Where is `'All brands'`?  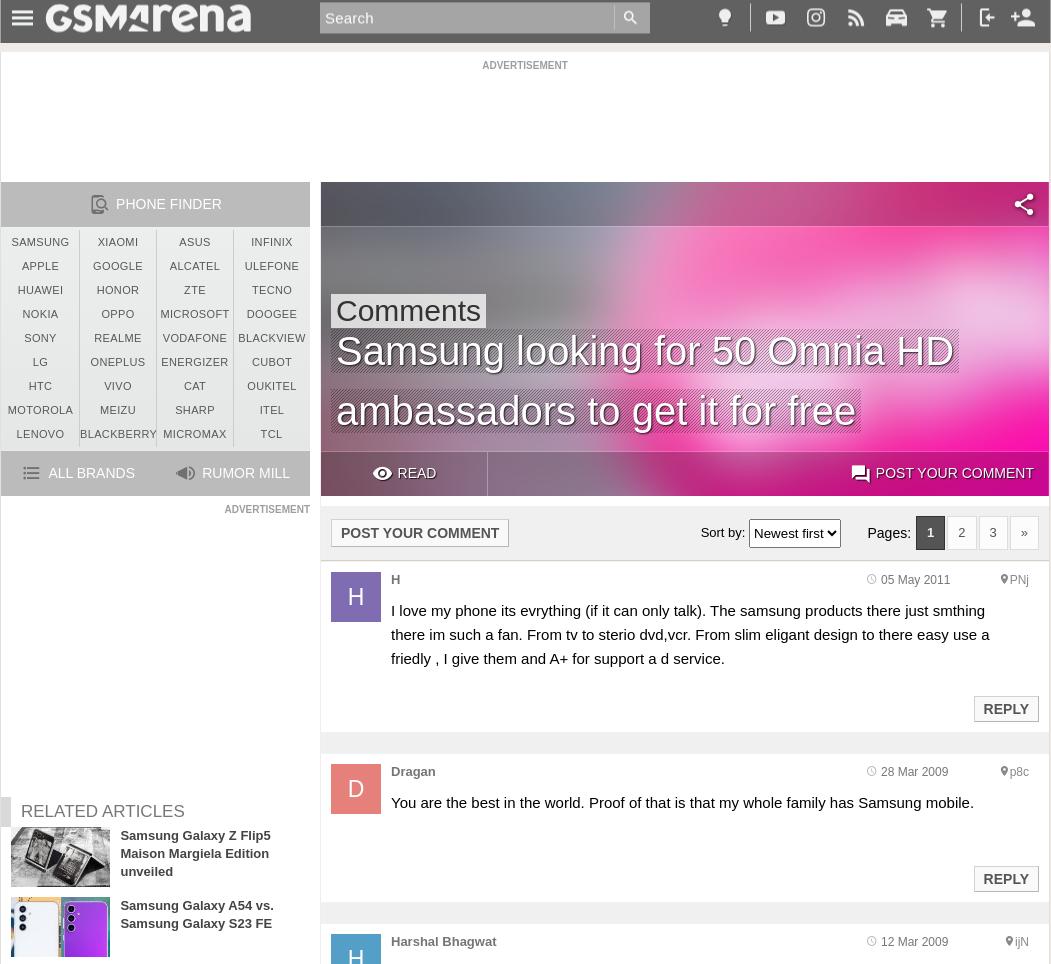 'All brands' is located at coordinates (91, 473).